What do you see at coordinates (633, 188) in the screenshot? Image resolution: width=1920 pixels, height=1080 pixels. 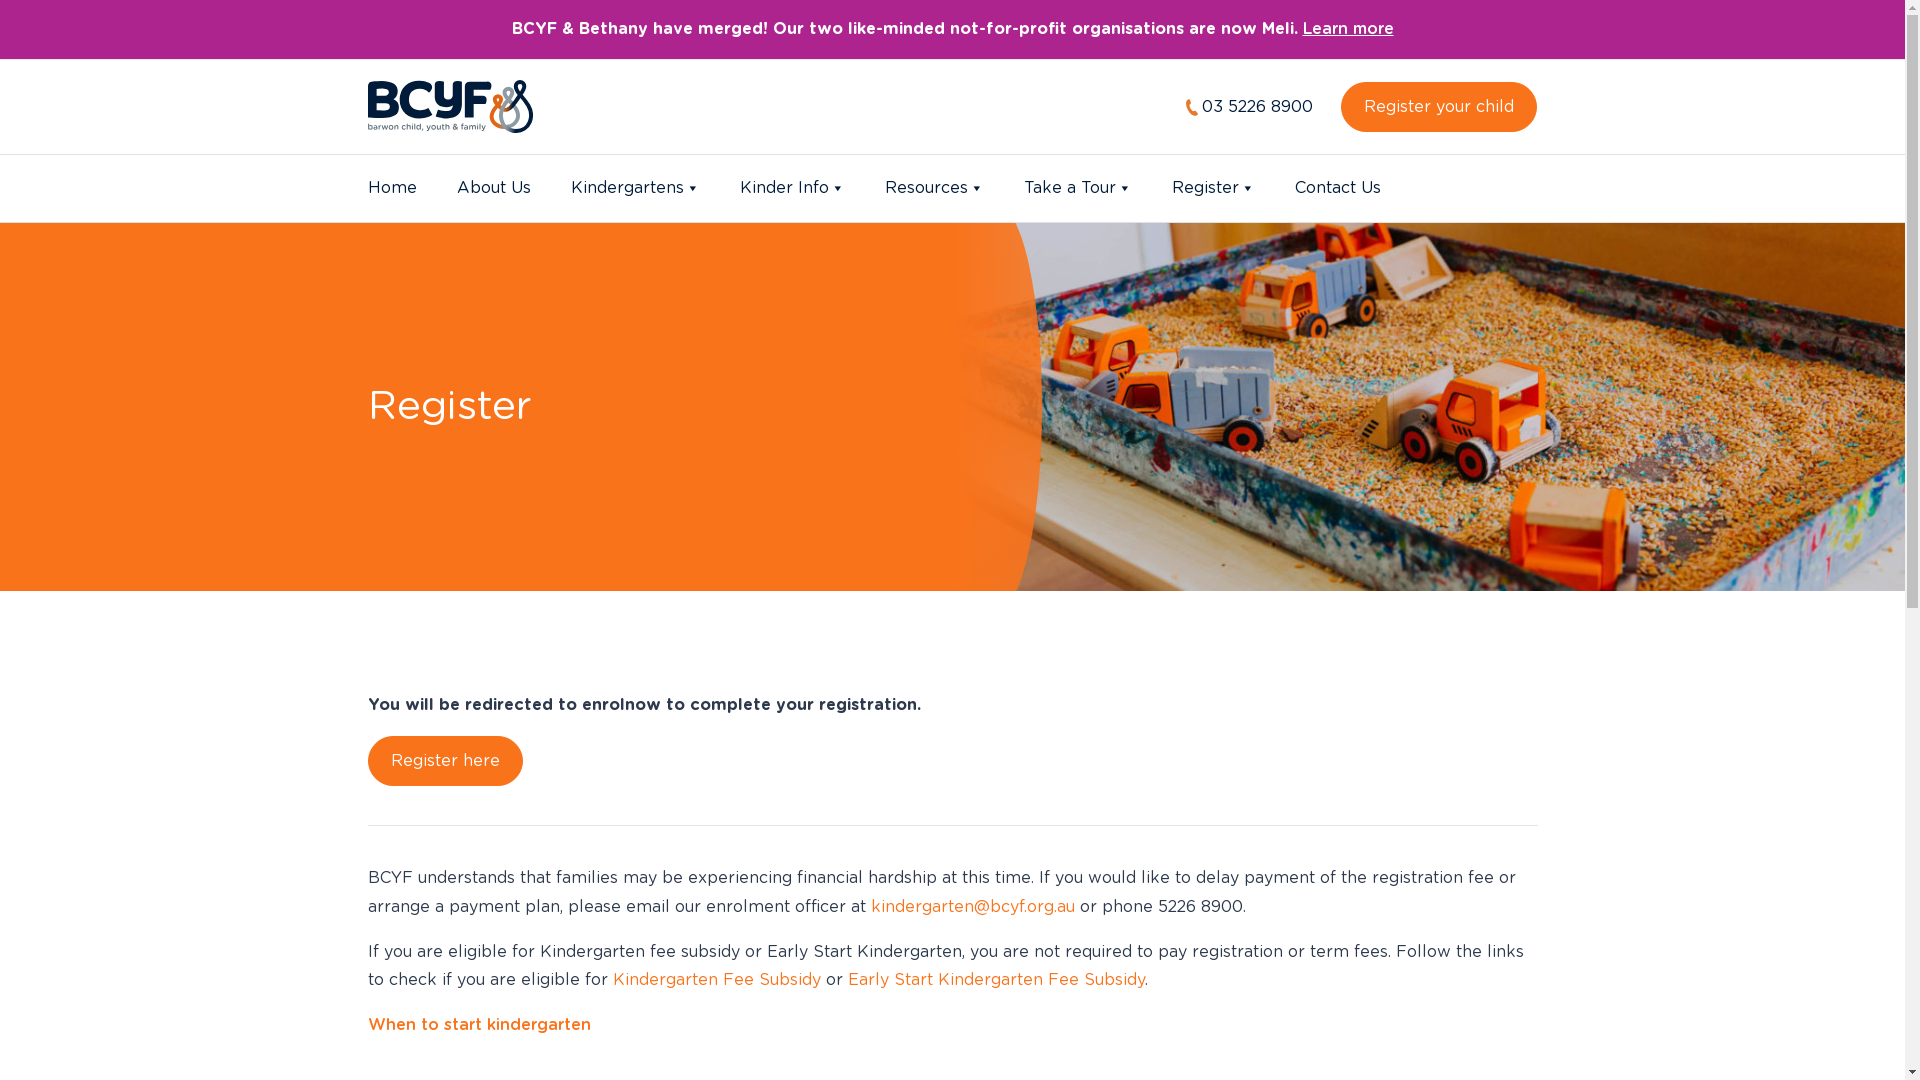 I see `'Kindergartens'` at bounding box center [633, 188].